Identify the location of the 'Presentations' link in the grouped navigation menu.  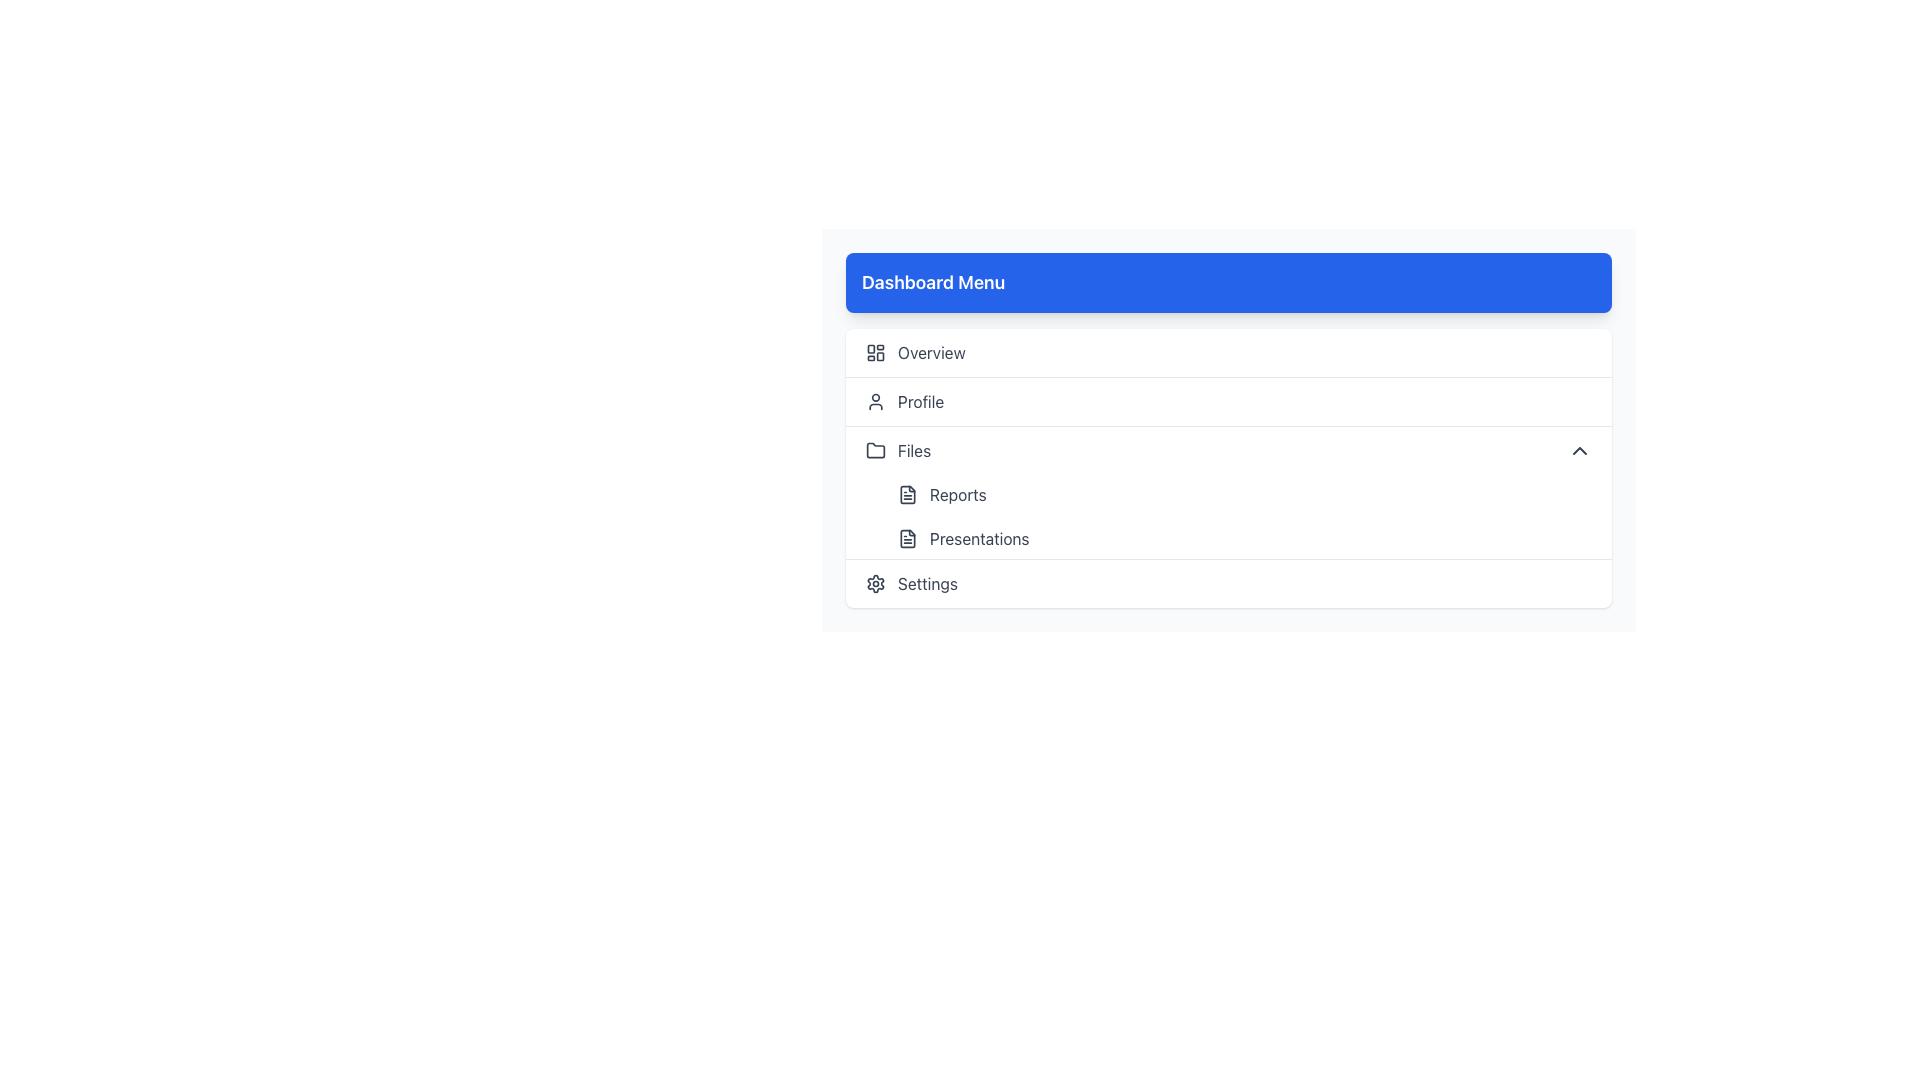
(1227, 515).